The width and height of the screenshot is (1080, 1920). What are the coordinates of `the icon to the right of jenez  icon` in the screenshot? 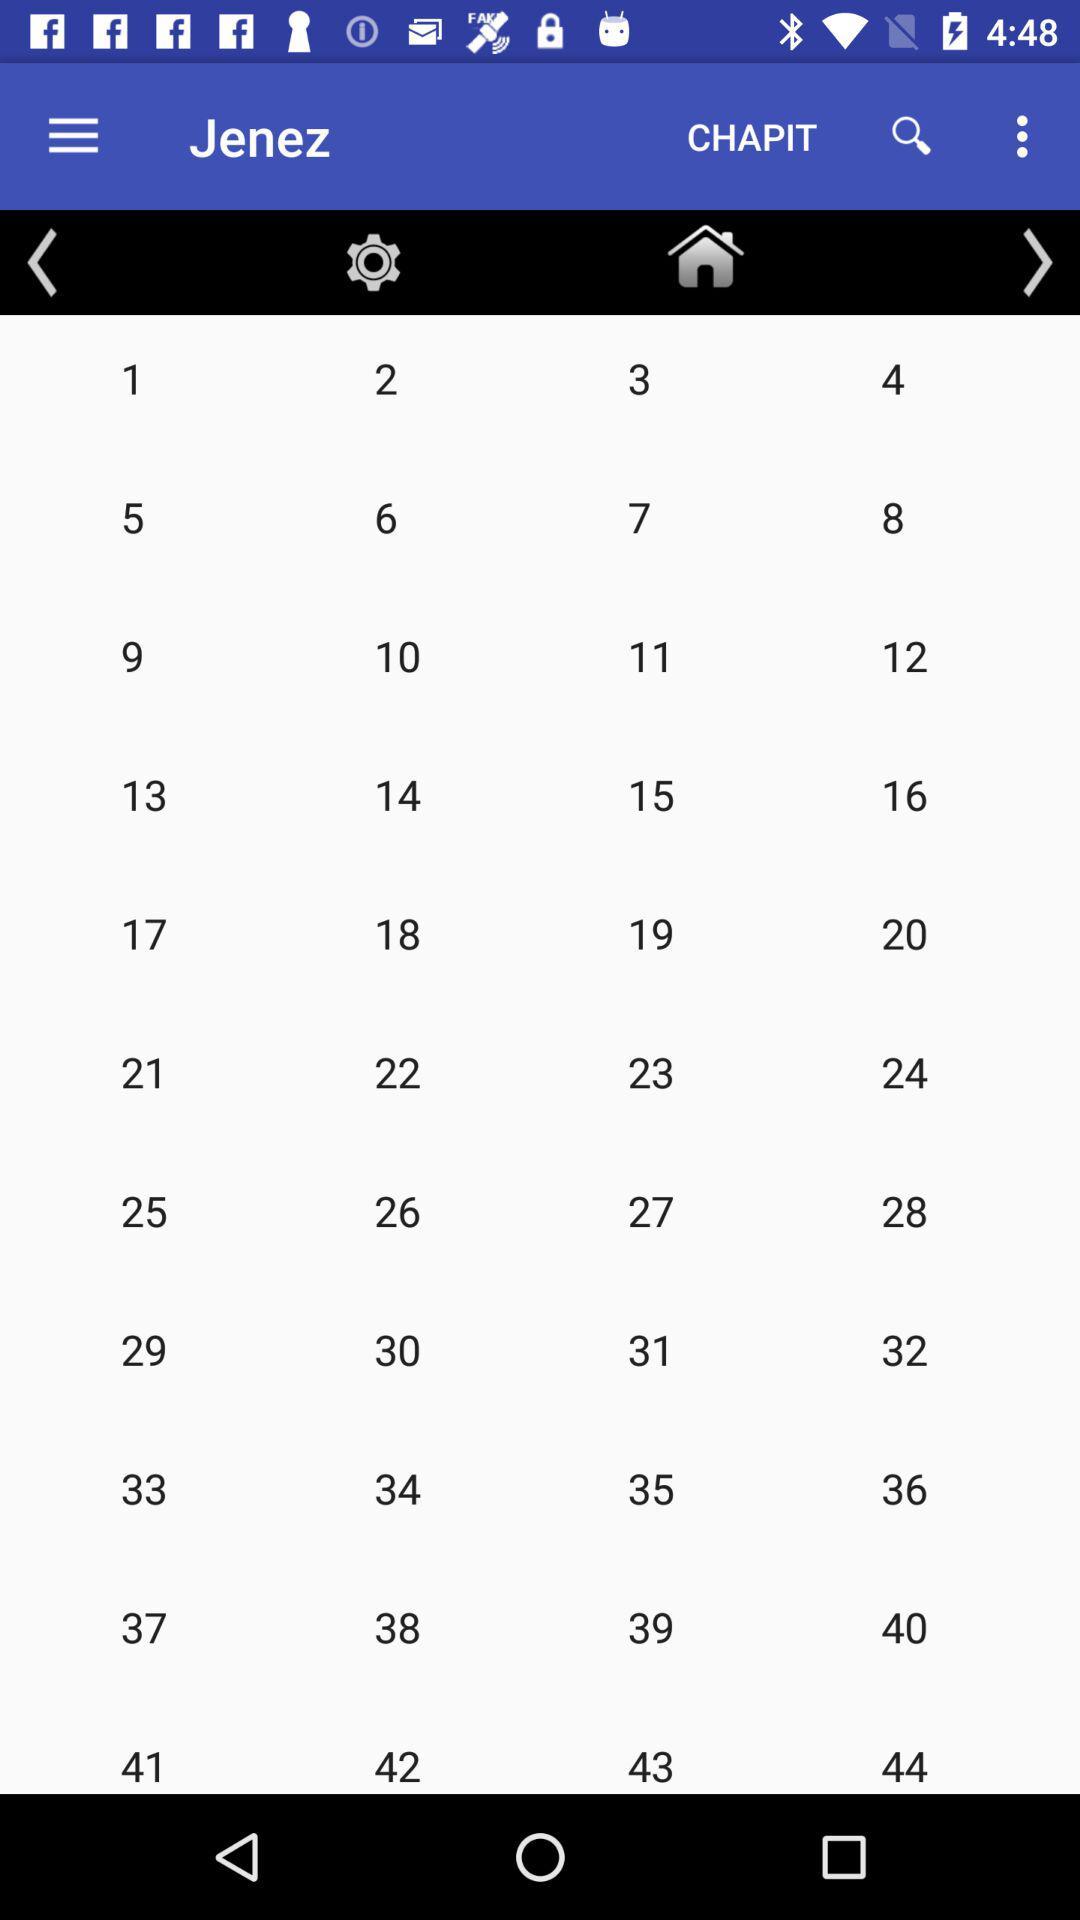 It's located at (752, 135).